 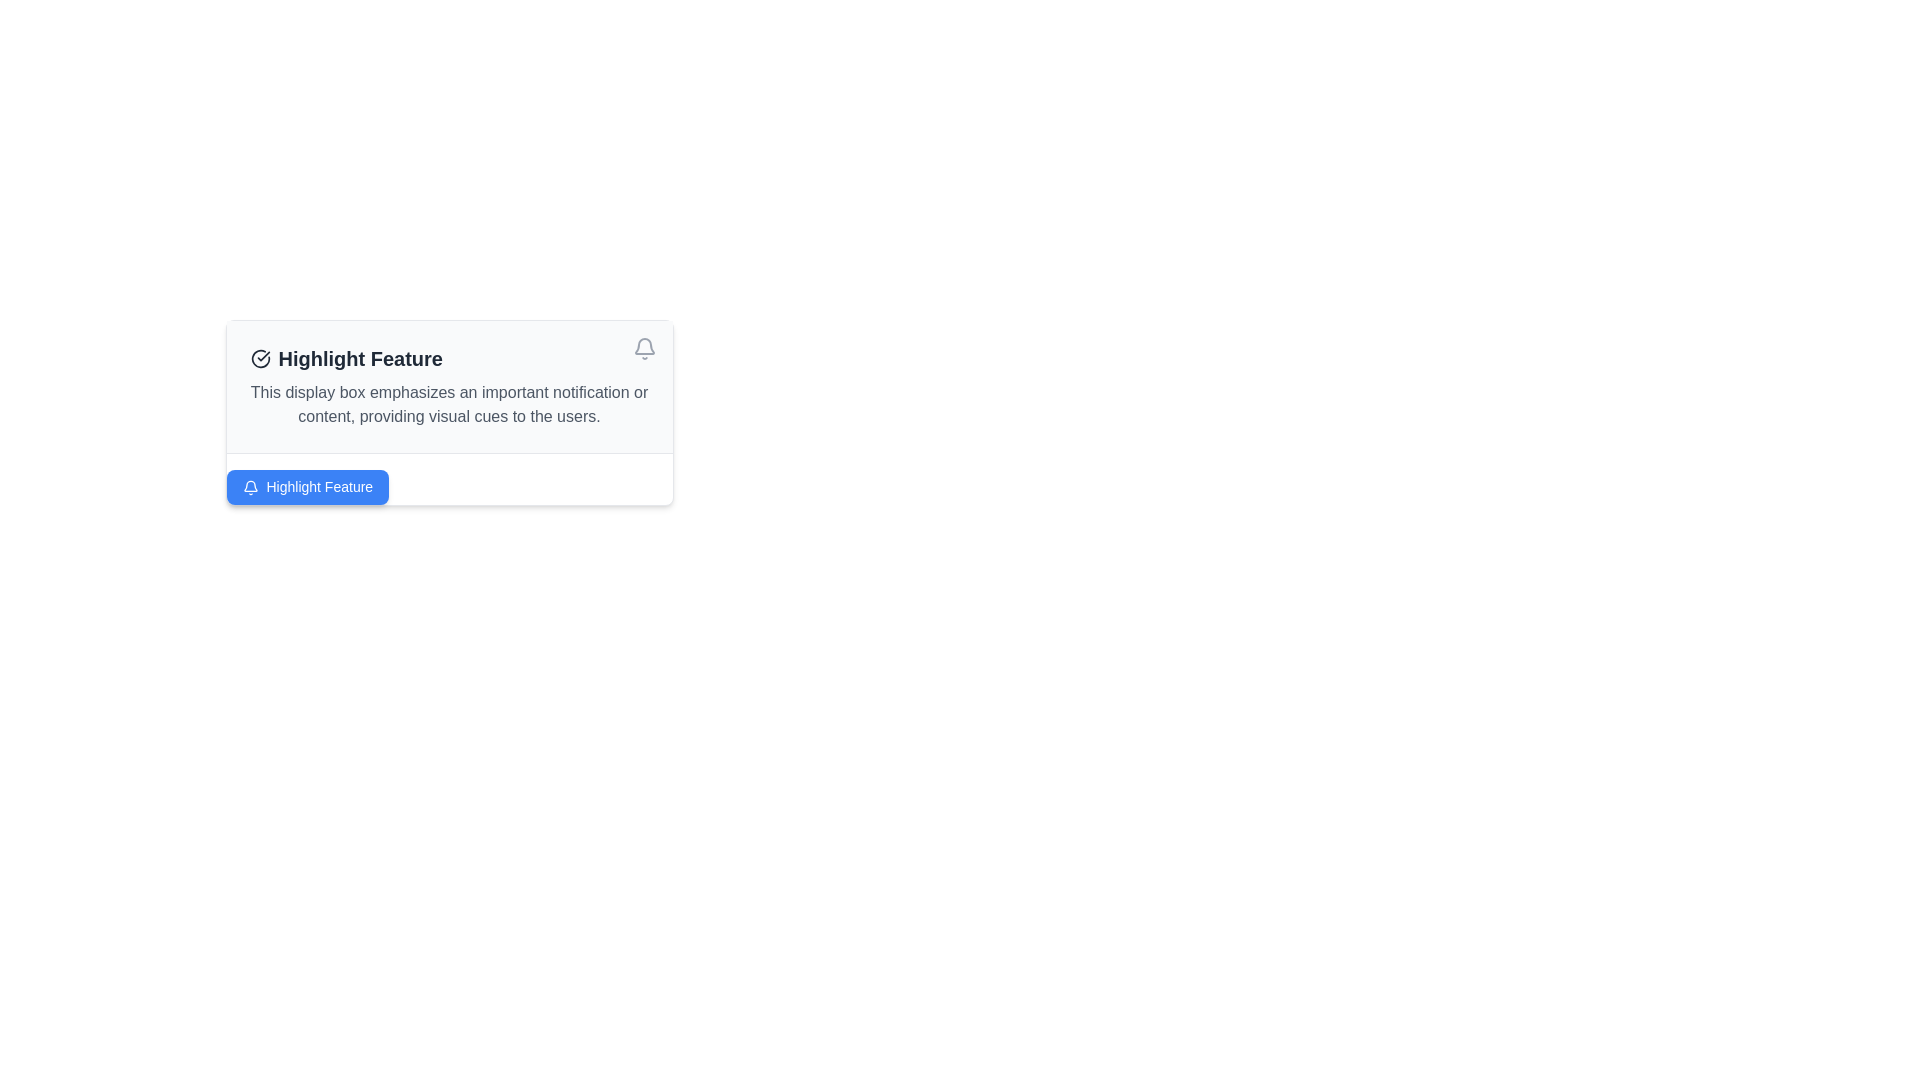 What do you see at coordinates (259, 357) in the screenshot?
I see `the decorative icon that is the leftmost component of the 'Highlight Feature' heading, which visually complements the text` at bounding box center [259, 357].